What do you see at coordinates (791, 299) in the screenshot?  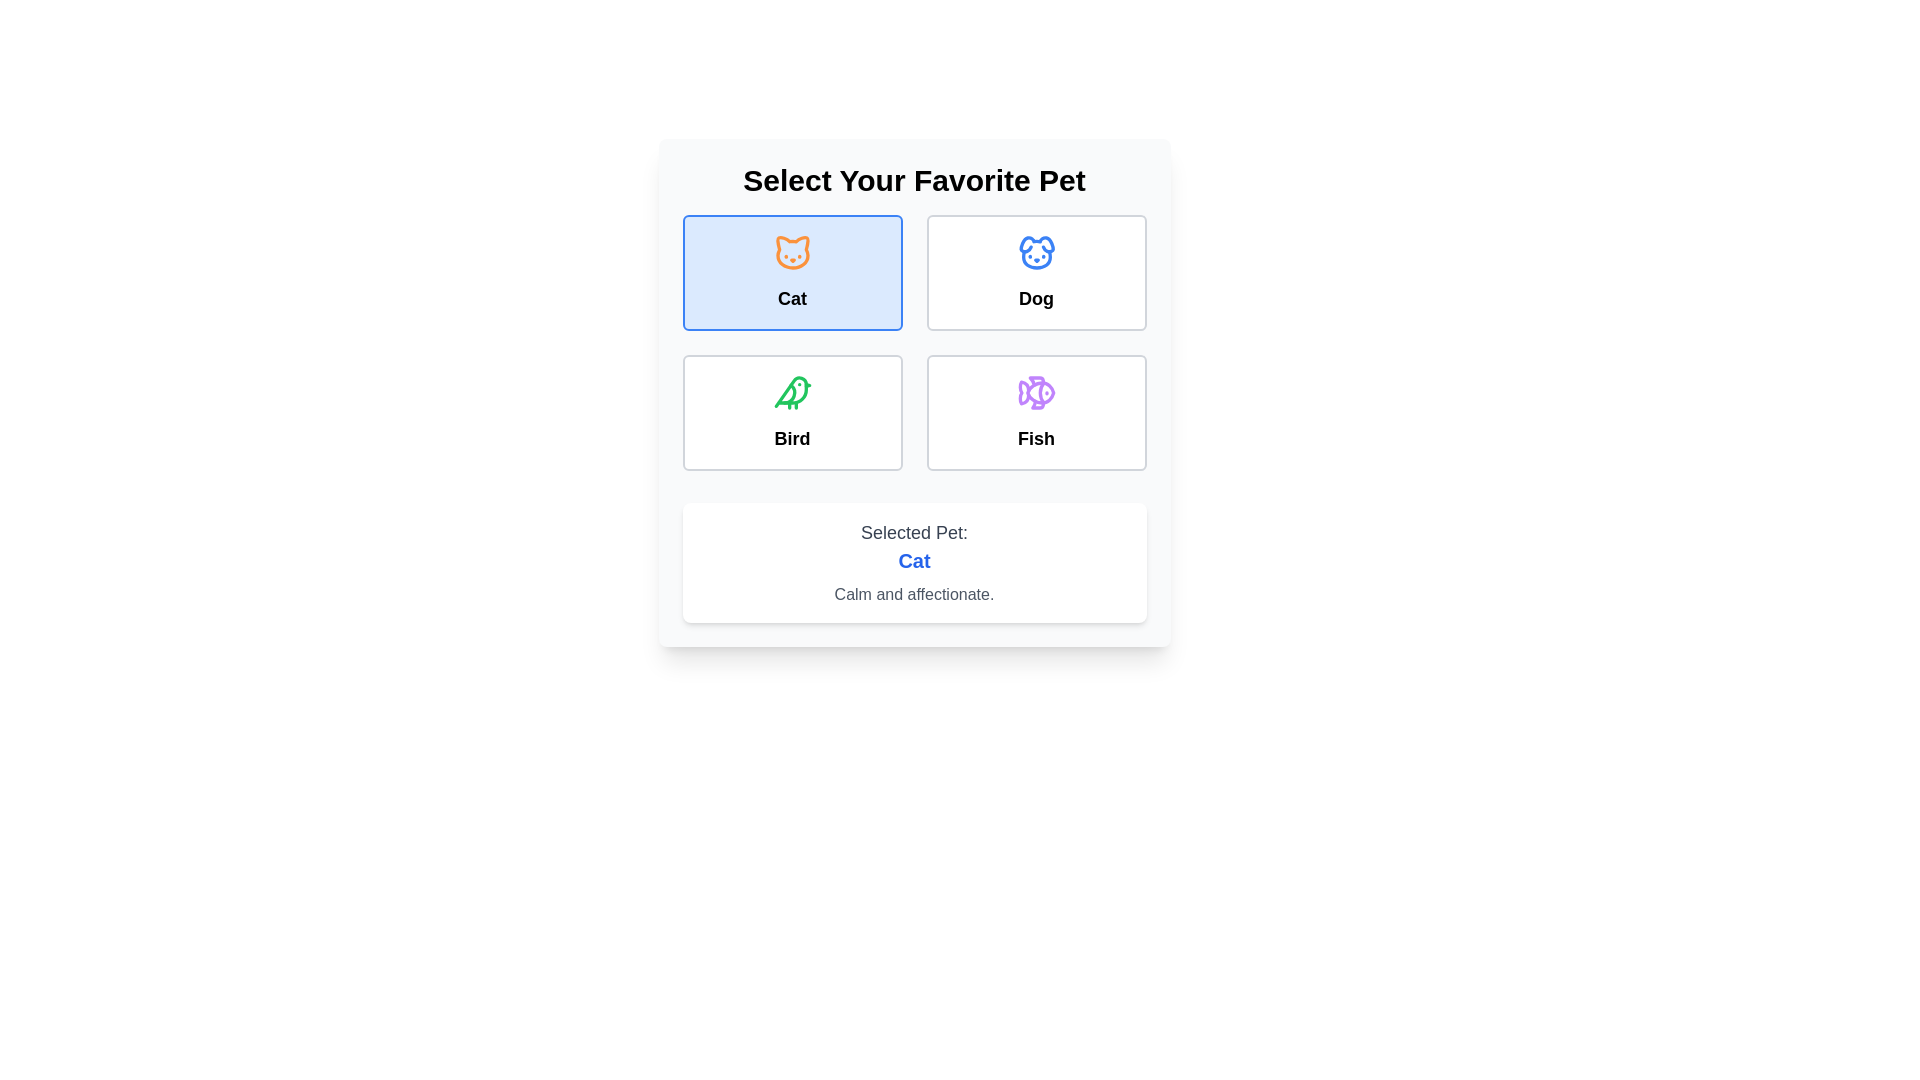 I see `the text label reading 'Cat' which is styled in a large, bold font and positioned directly beneath the orange cat-shaped icon in the top-left box of the pet grid` at bounding box center [791, 299].